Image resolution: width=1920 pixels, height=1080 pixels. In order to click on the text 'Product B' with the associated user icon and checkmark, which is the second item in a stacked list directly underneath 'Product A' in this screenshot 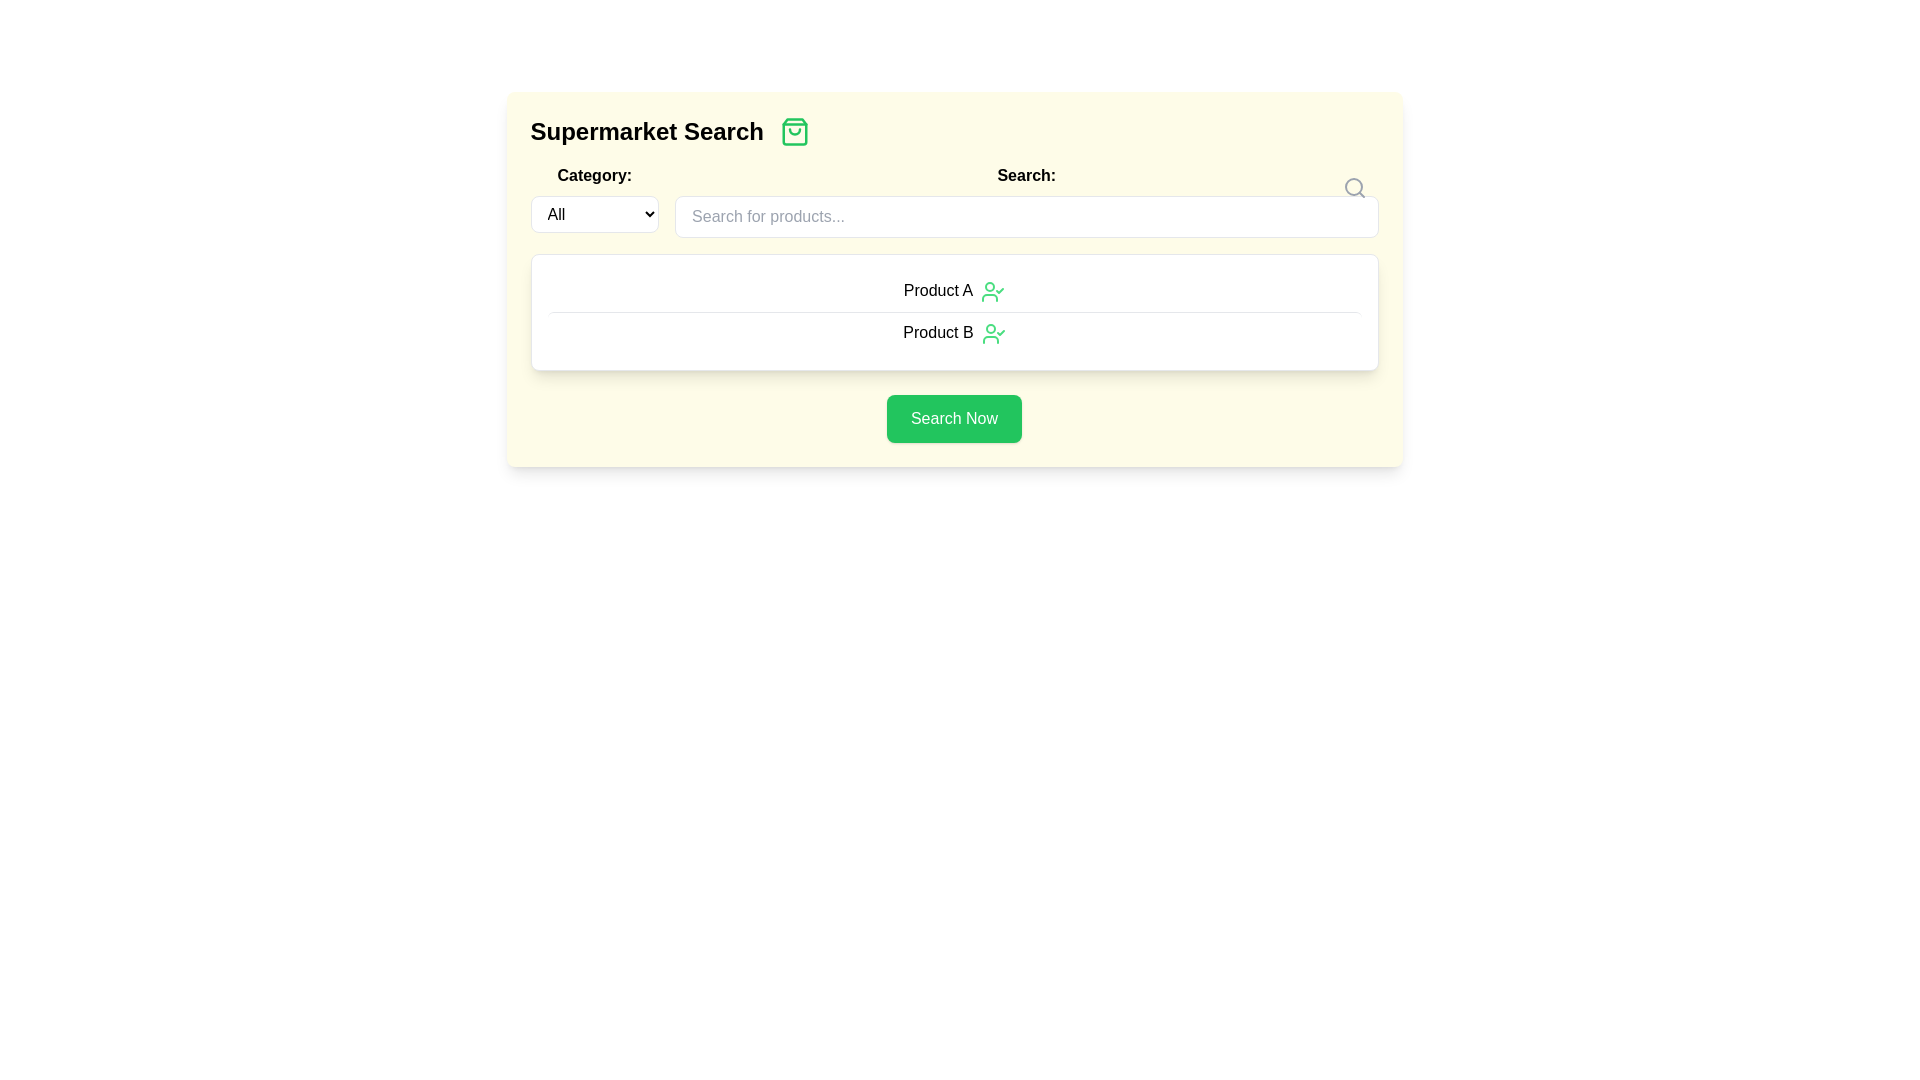, I will do `click(953, 331)`.